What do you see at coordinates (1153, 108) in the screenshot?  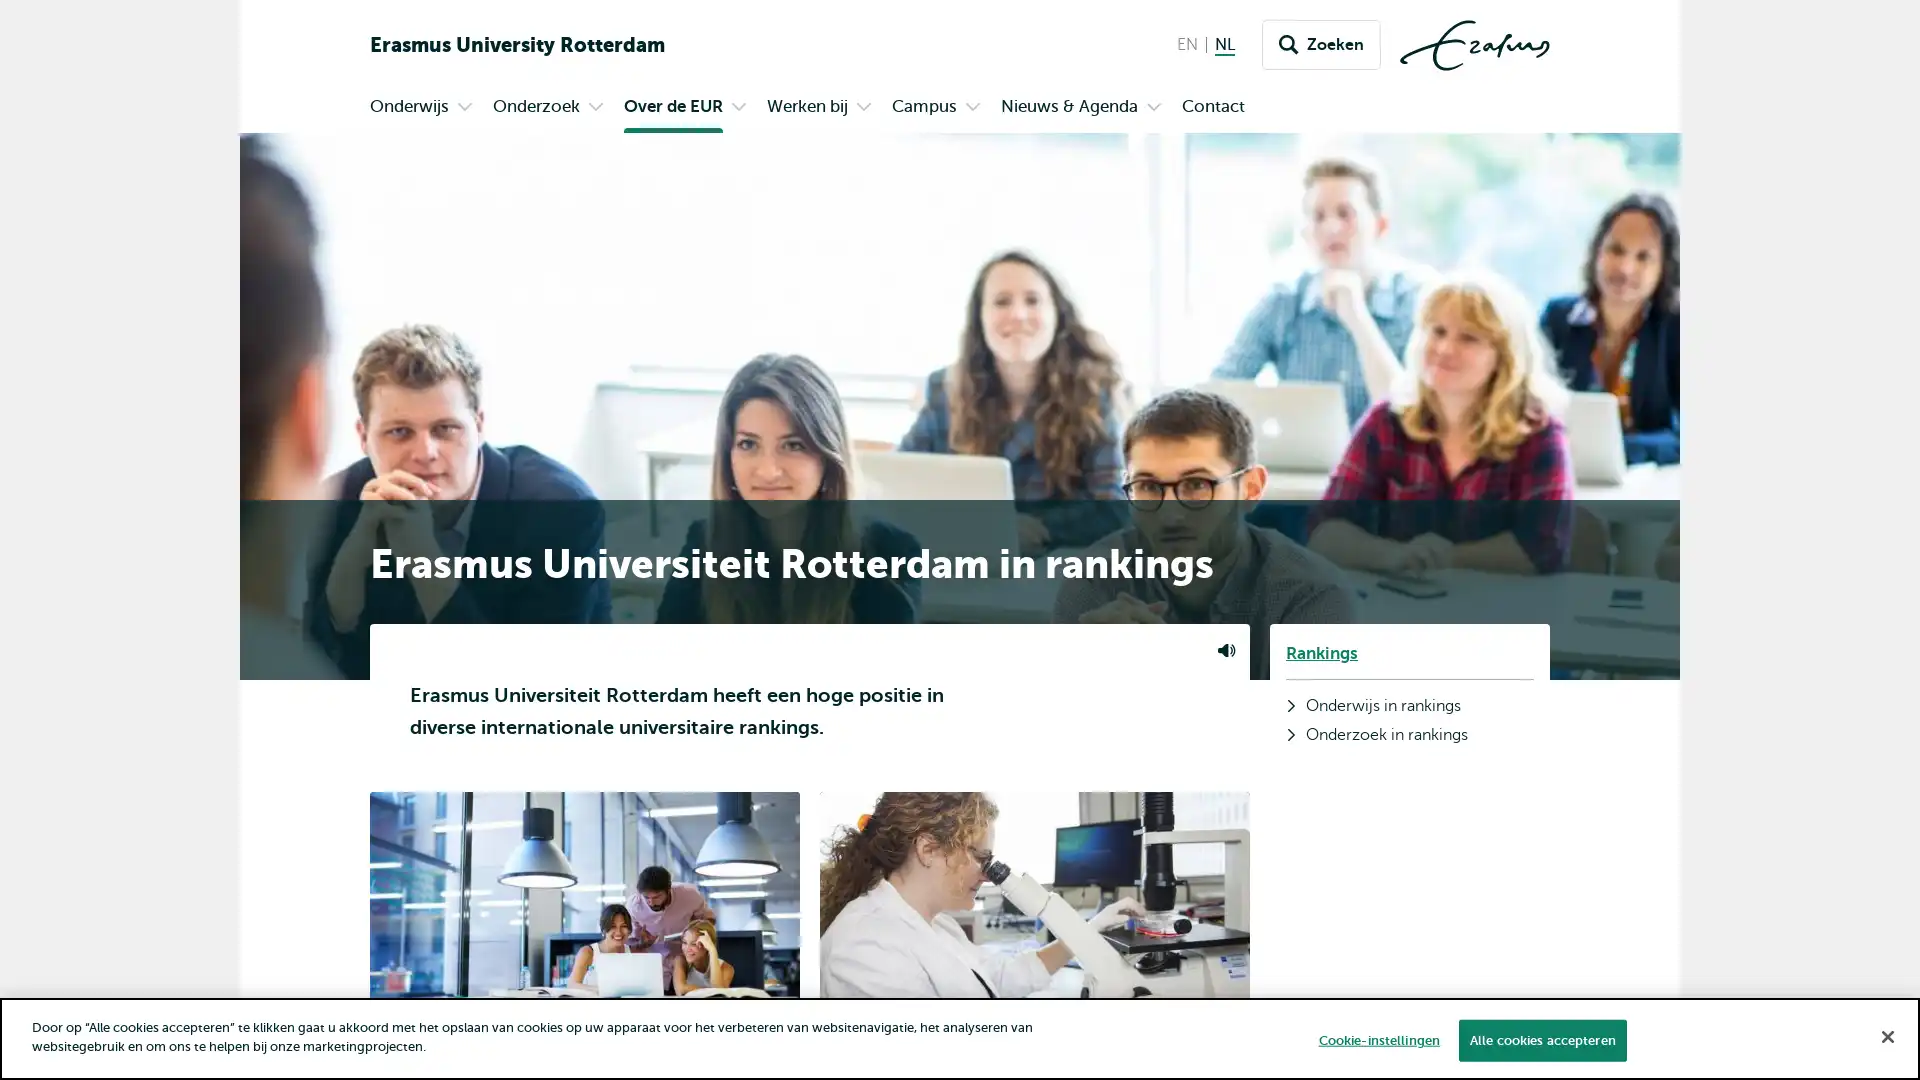 I see `Open submenu` at bounding box center [1153, 108].